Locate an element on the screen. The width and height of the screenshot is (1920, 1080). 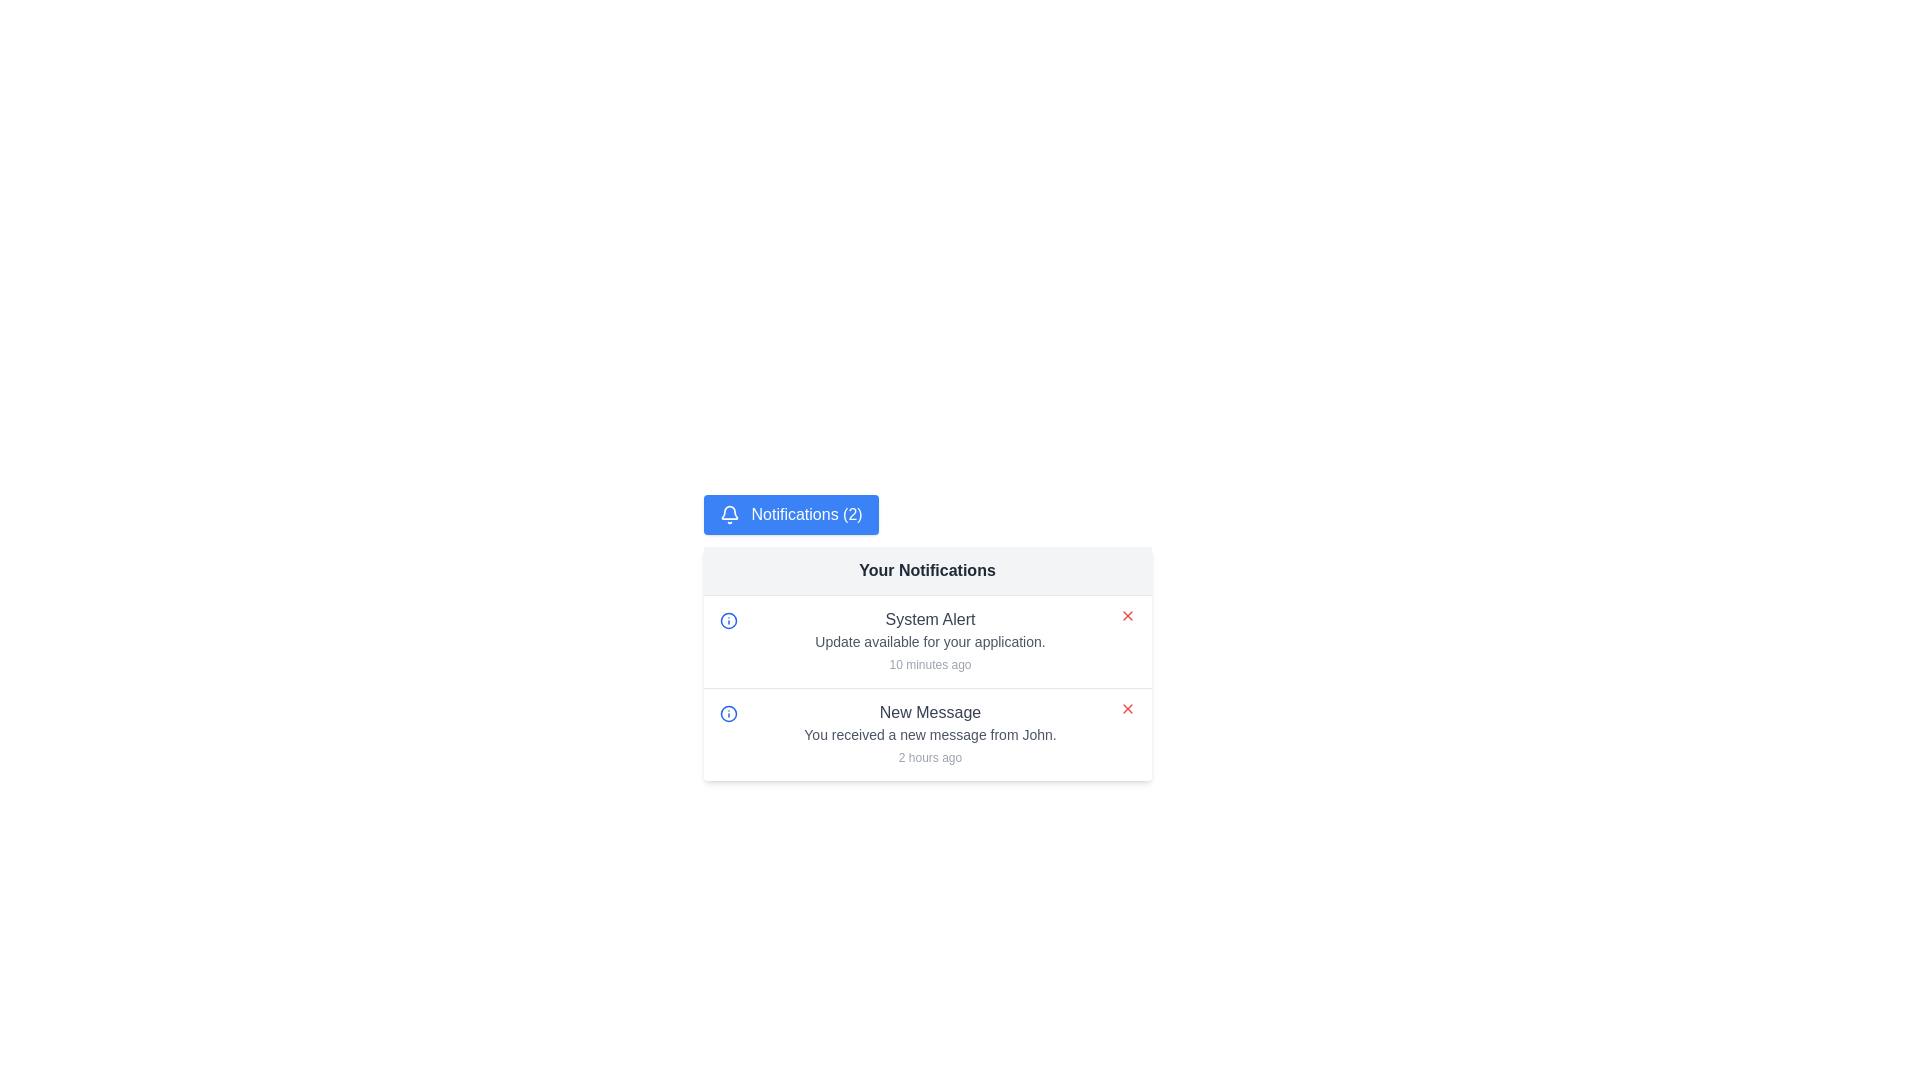
the close button located at the top-right corner of the 'New Message' card is located at coordinates (1127, 708).